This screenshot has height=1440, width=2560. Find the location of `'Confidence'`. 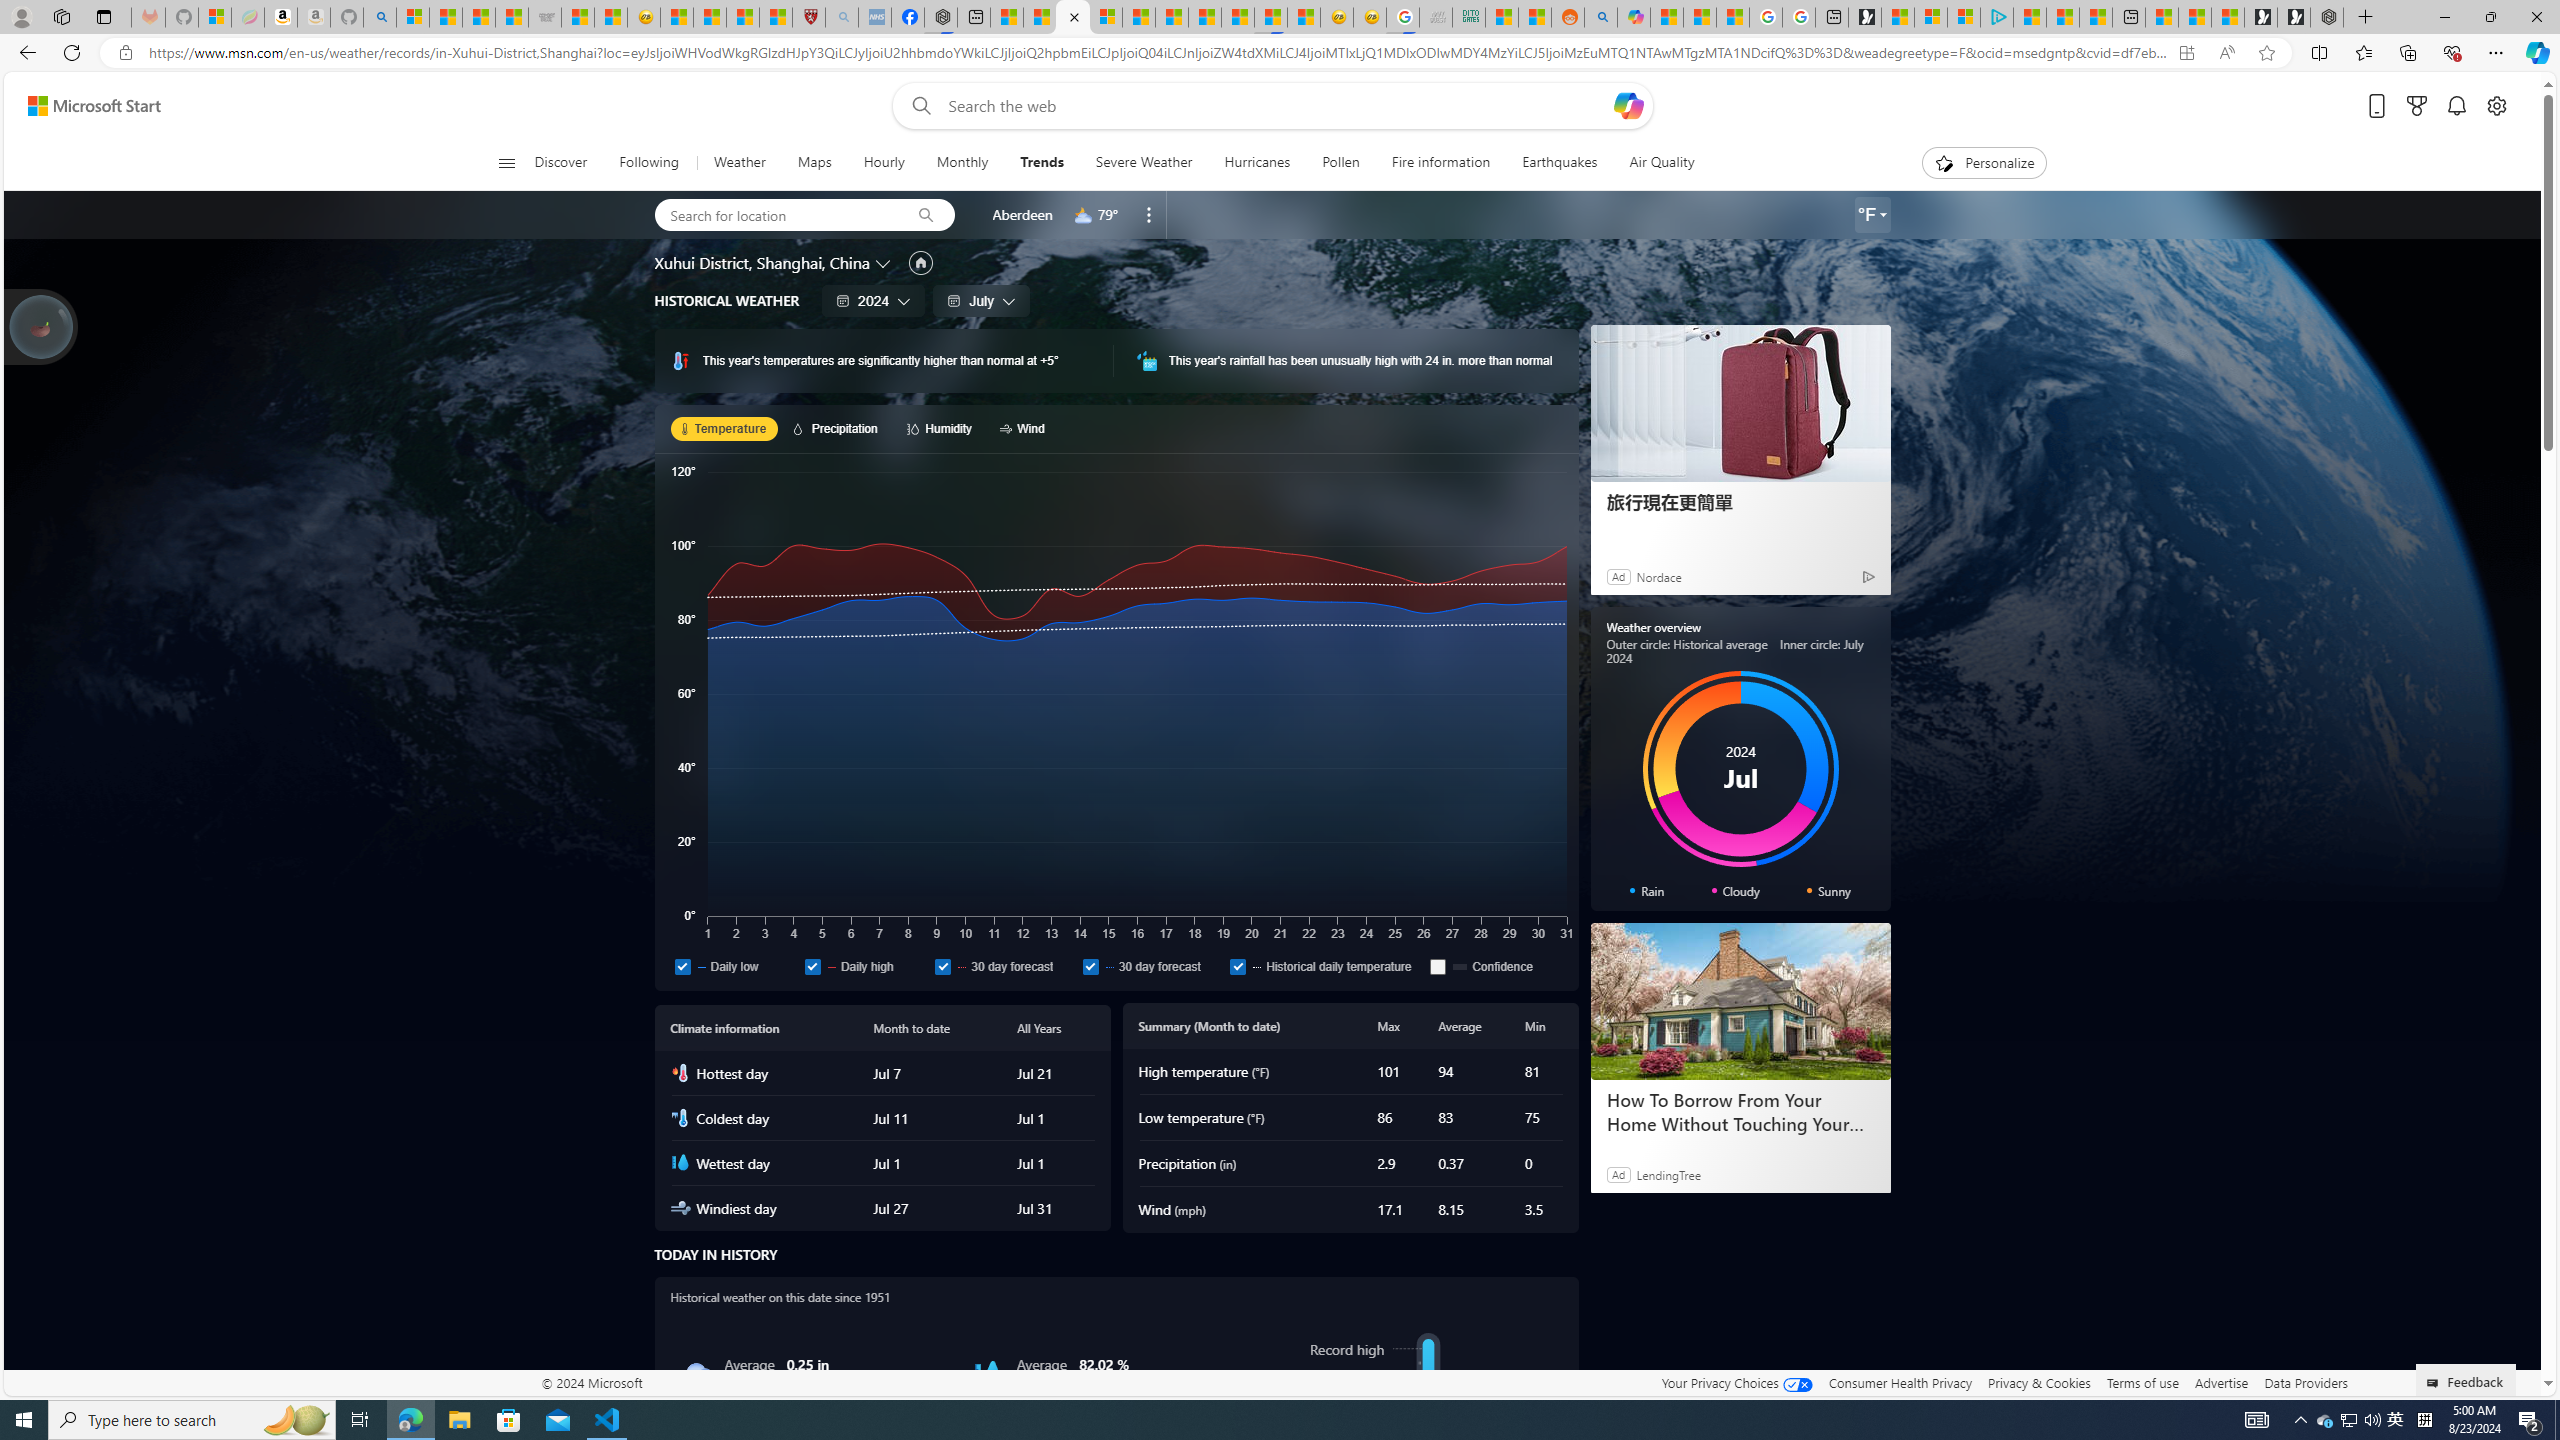

'Confidence' is located at coordinates (1495, 965).